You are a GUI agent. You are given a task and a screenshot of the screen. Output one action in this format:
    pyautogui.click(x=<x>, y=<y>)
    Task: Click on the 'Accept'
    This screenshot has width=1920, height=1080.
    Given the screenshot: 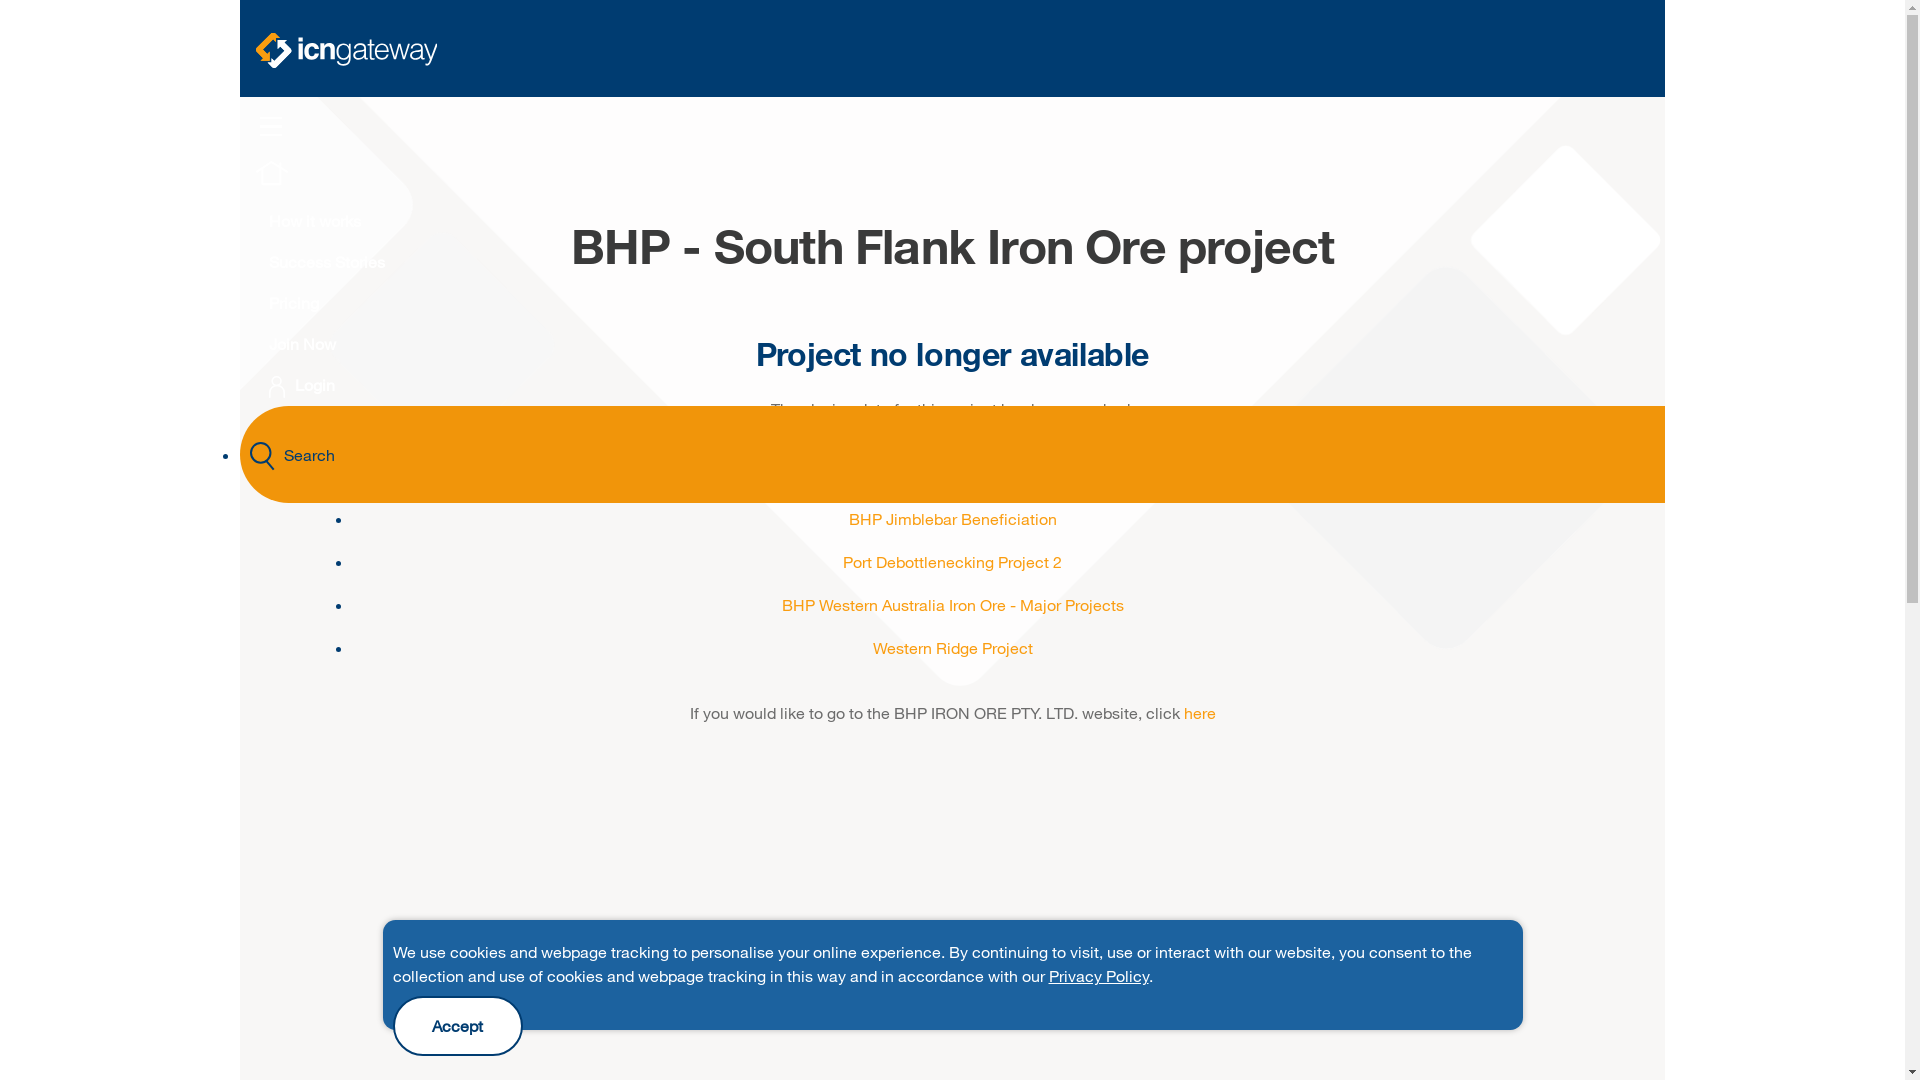 What is the action you would take?
    pyautogui.click(x=455, y=1026)
    